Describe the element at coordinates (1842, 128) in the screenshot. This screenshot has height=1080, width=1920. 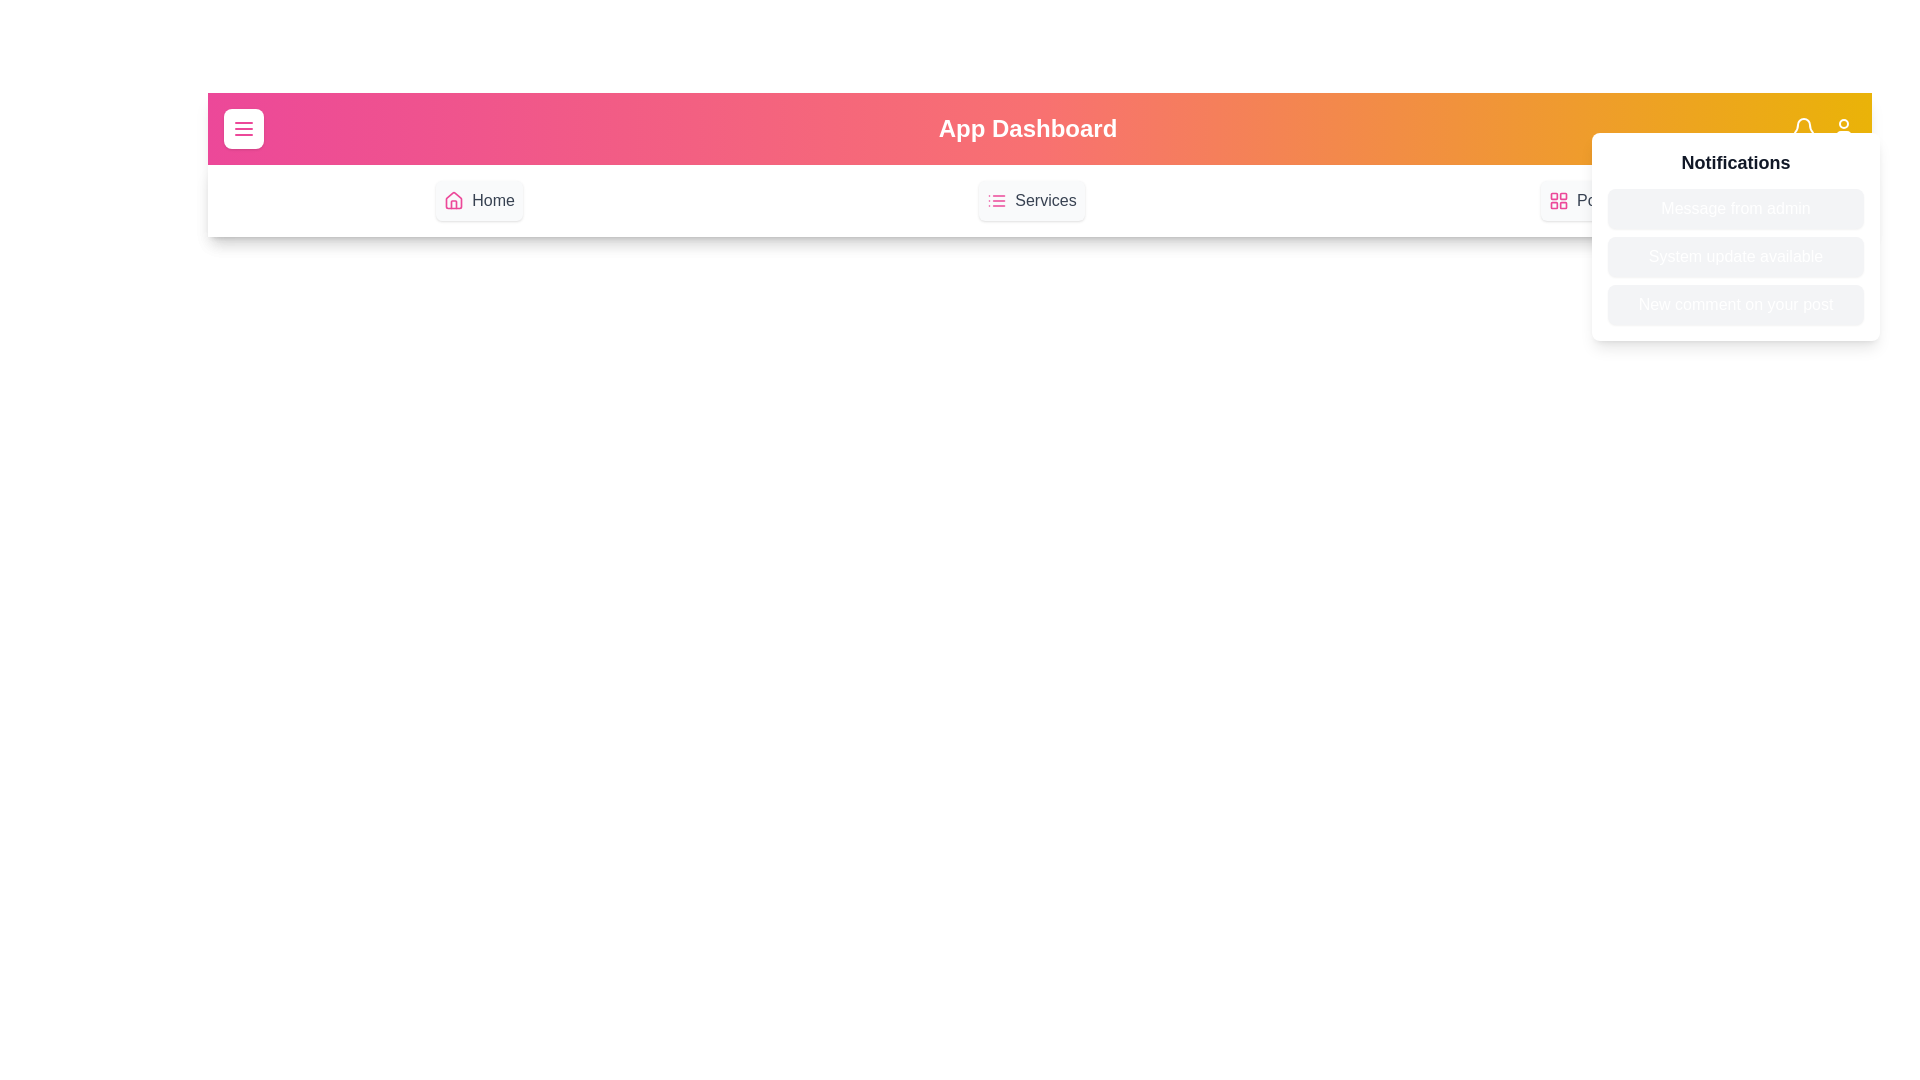
I see `the user icon in the app bar` at that location.